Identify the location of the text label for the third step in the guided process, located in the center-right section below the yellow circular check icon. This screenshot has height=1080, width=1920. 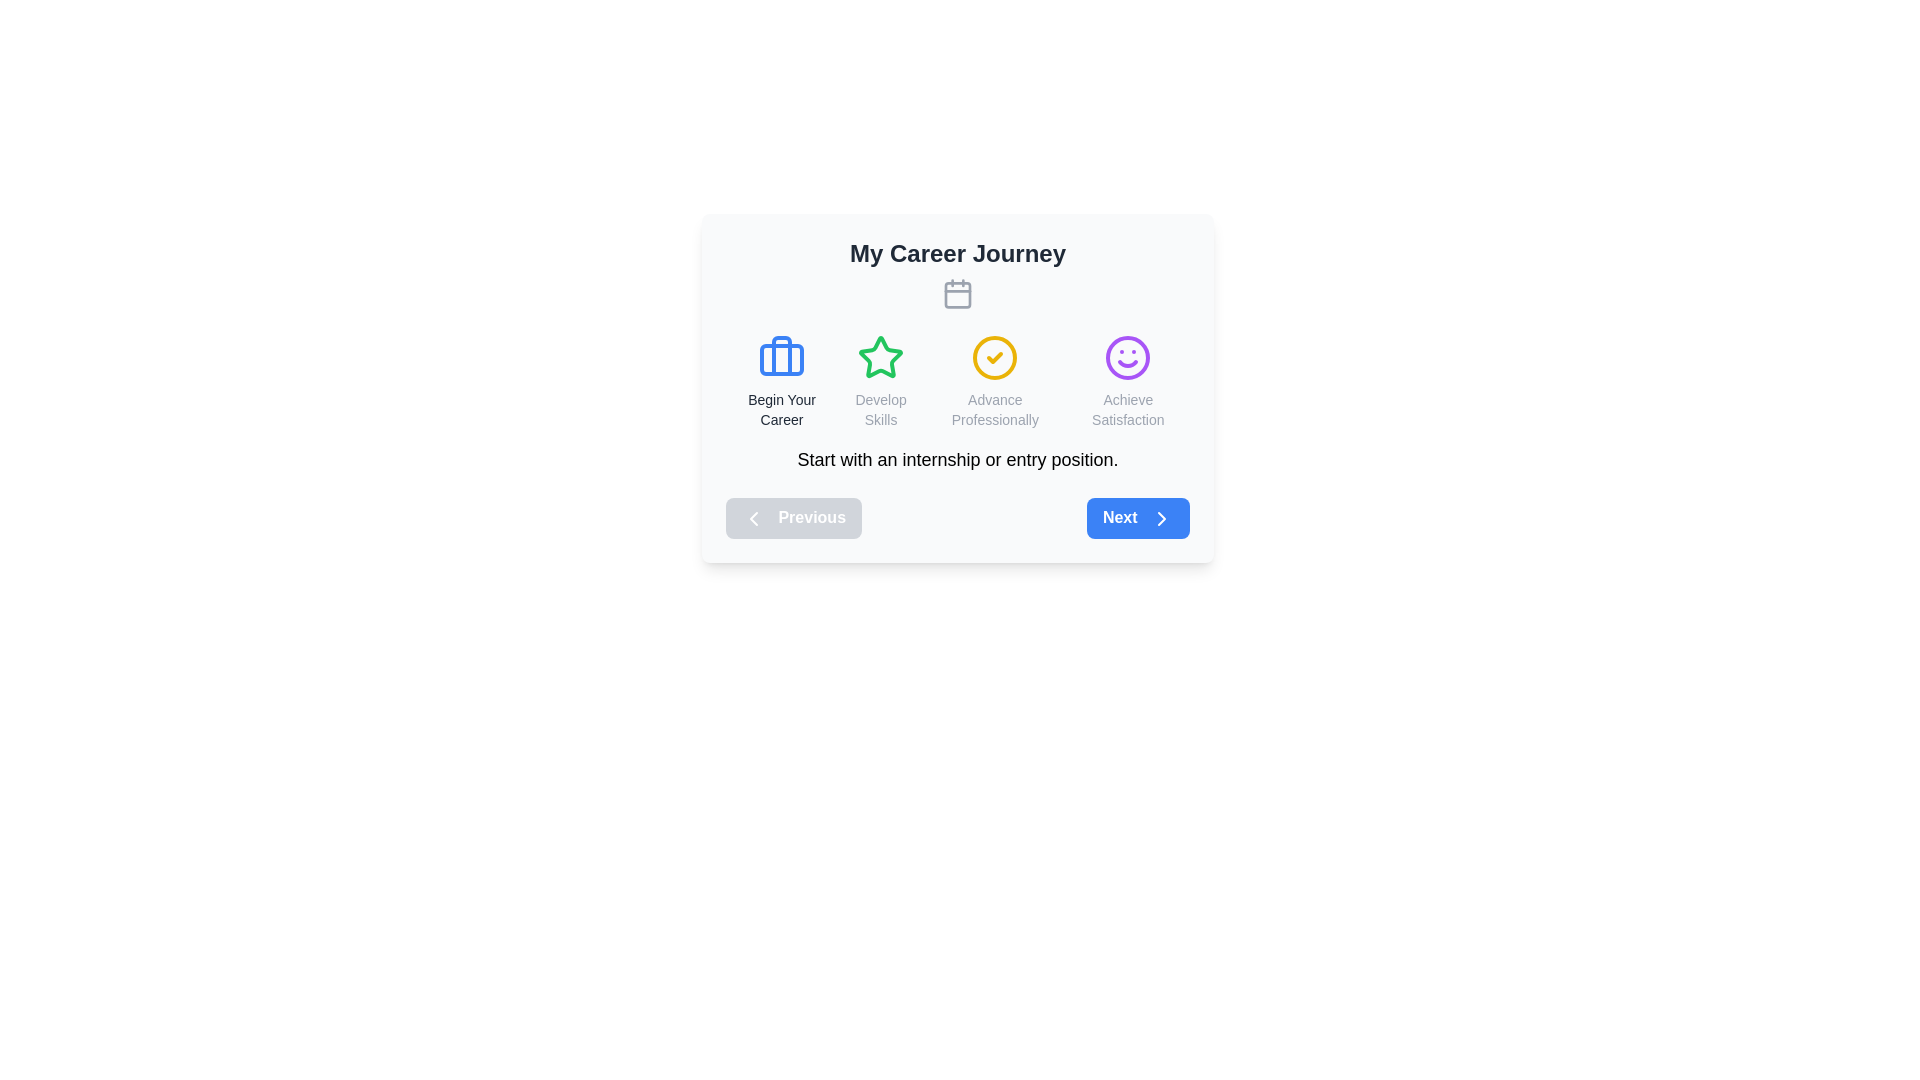
(995, 408).